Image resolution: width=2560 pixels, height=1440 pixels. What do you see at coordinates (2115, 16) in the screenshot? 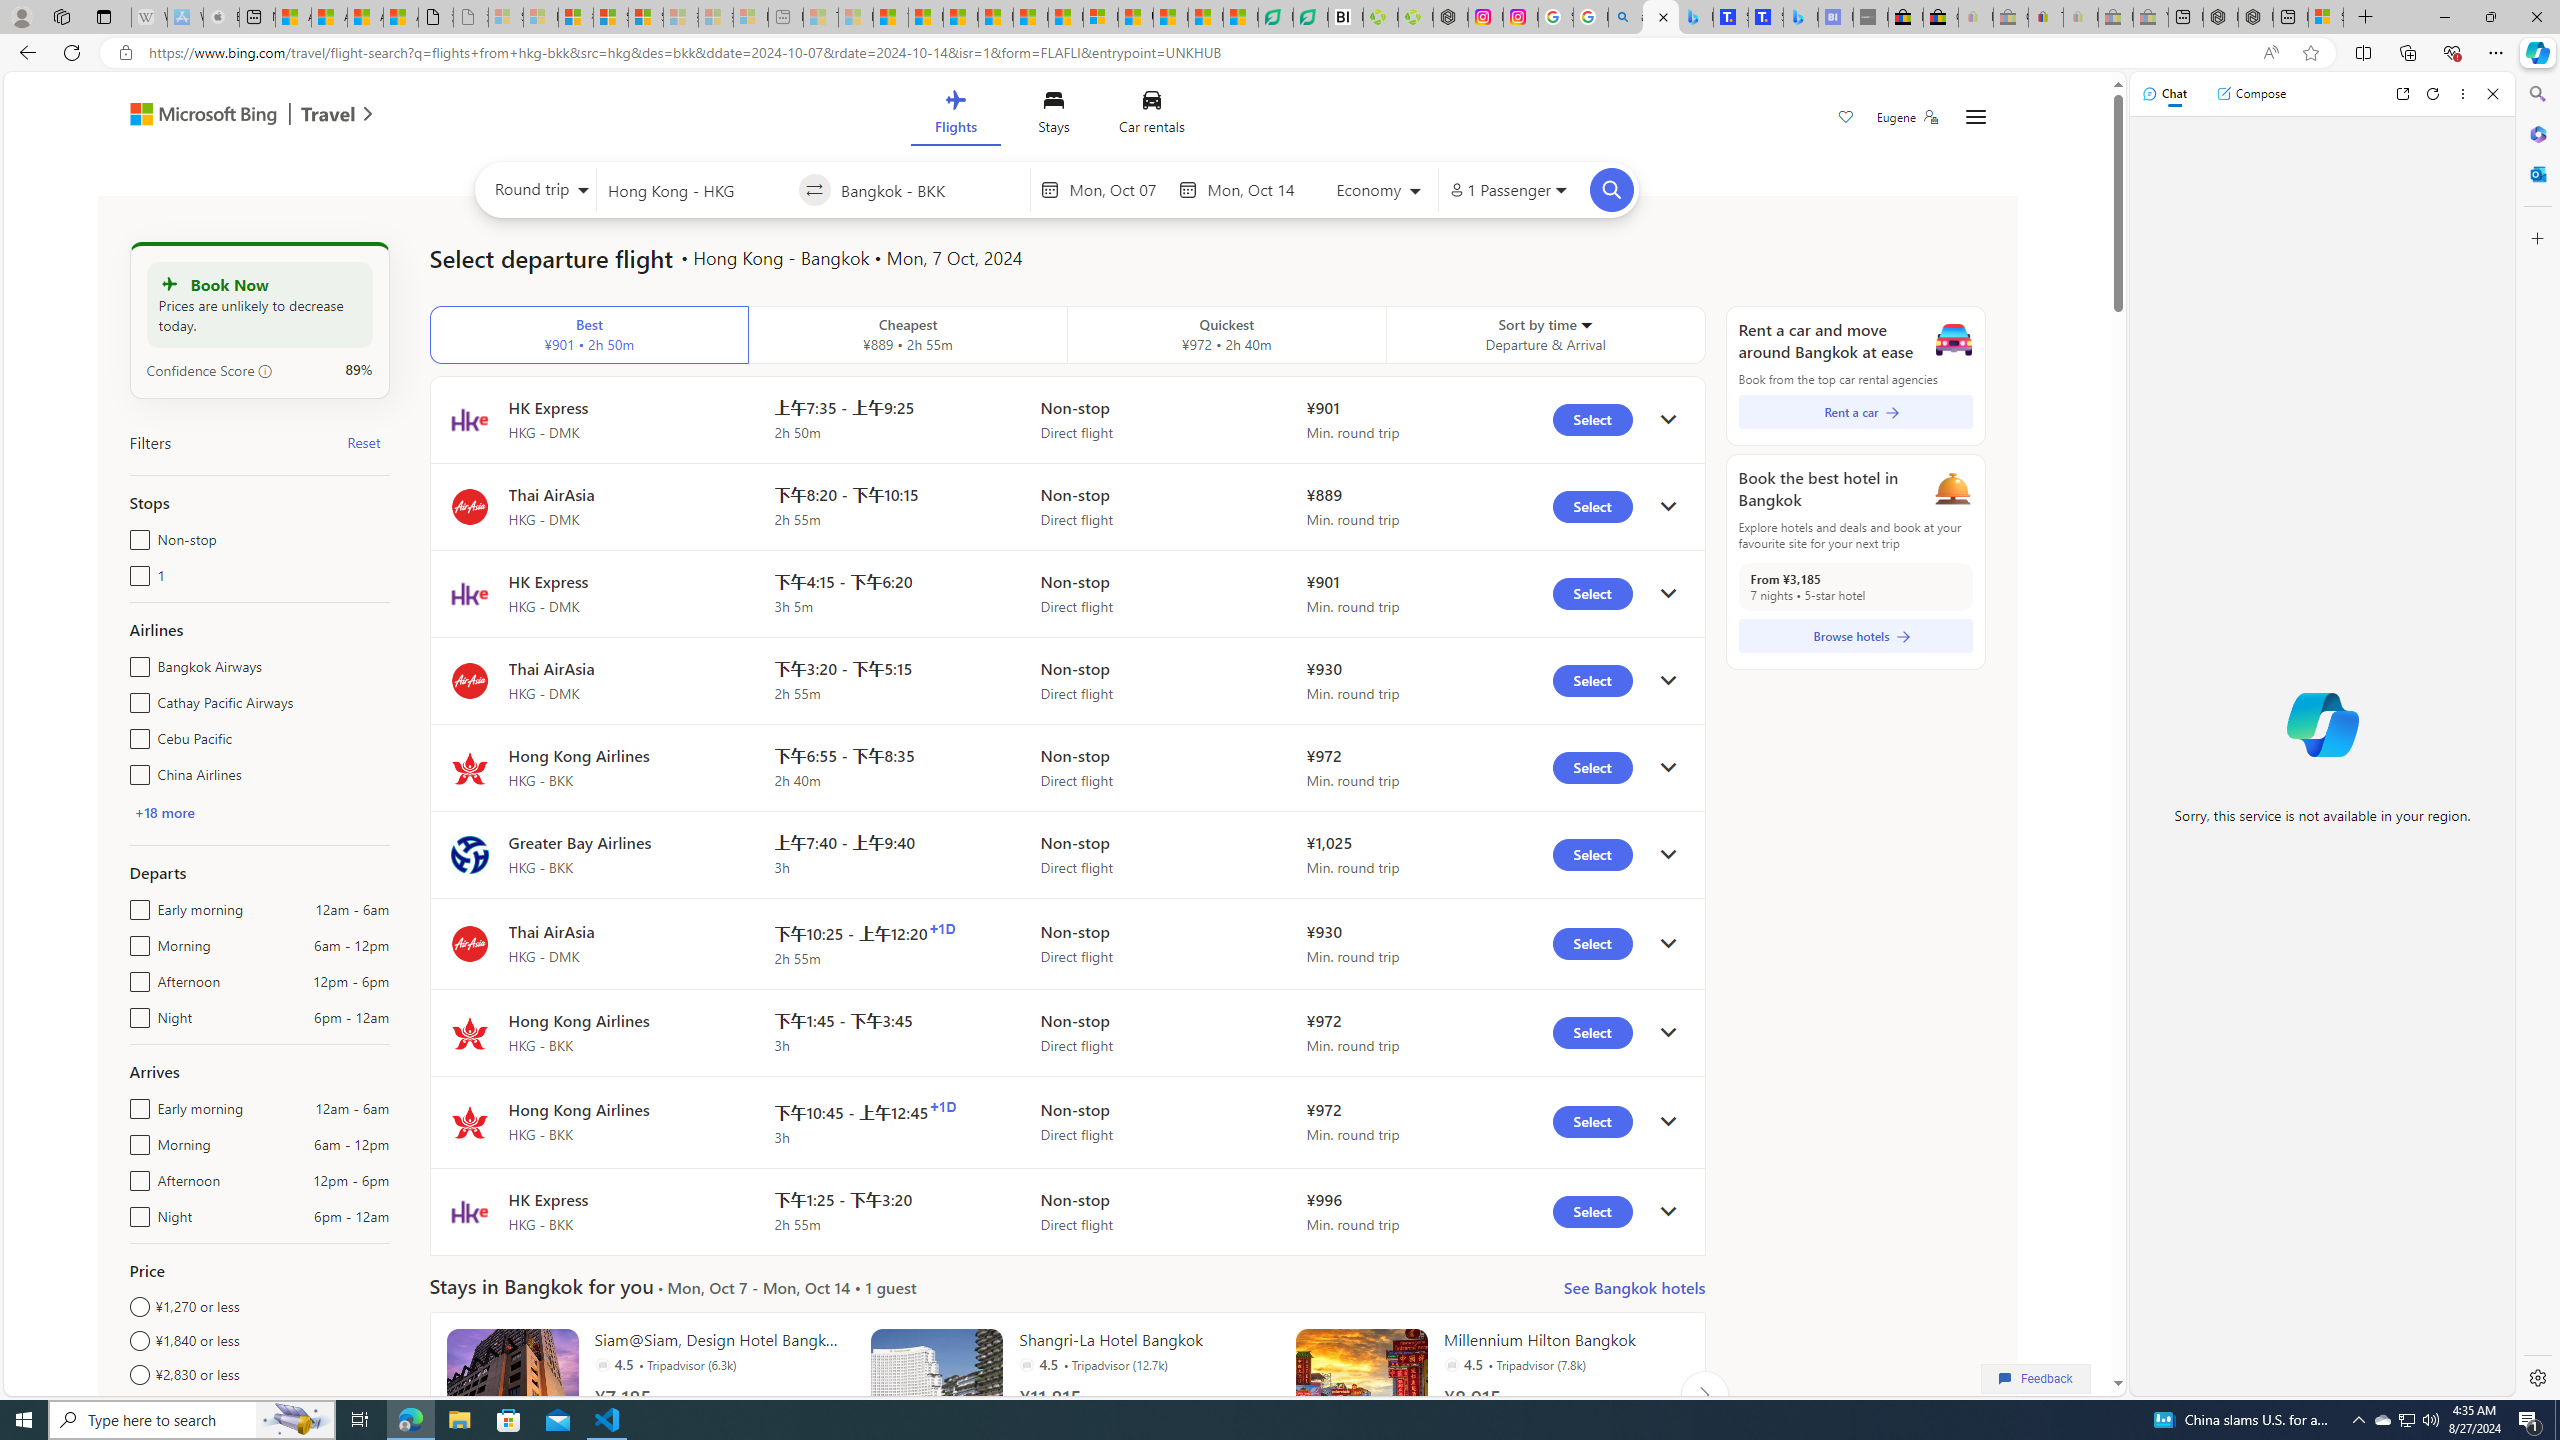
I see `'Press Room - eBay Inc. - Sleeping'` at bounding box center [2115, 16].